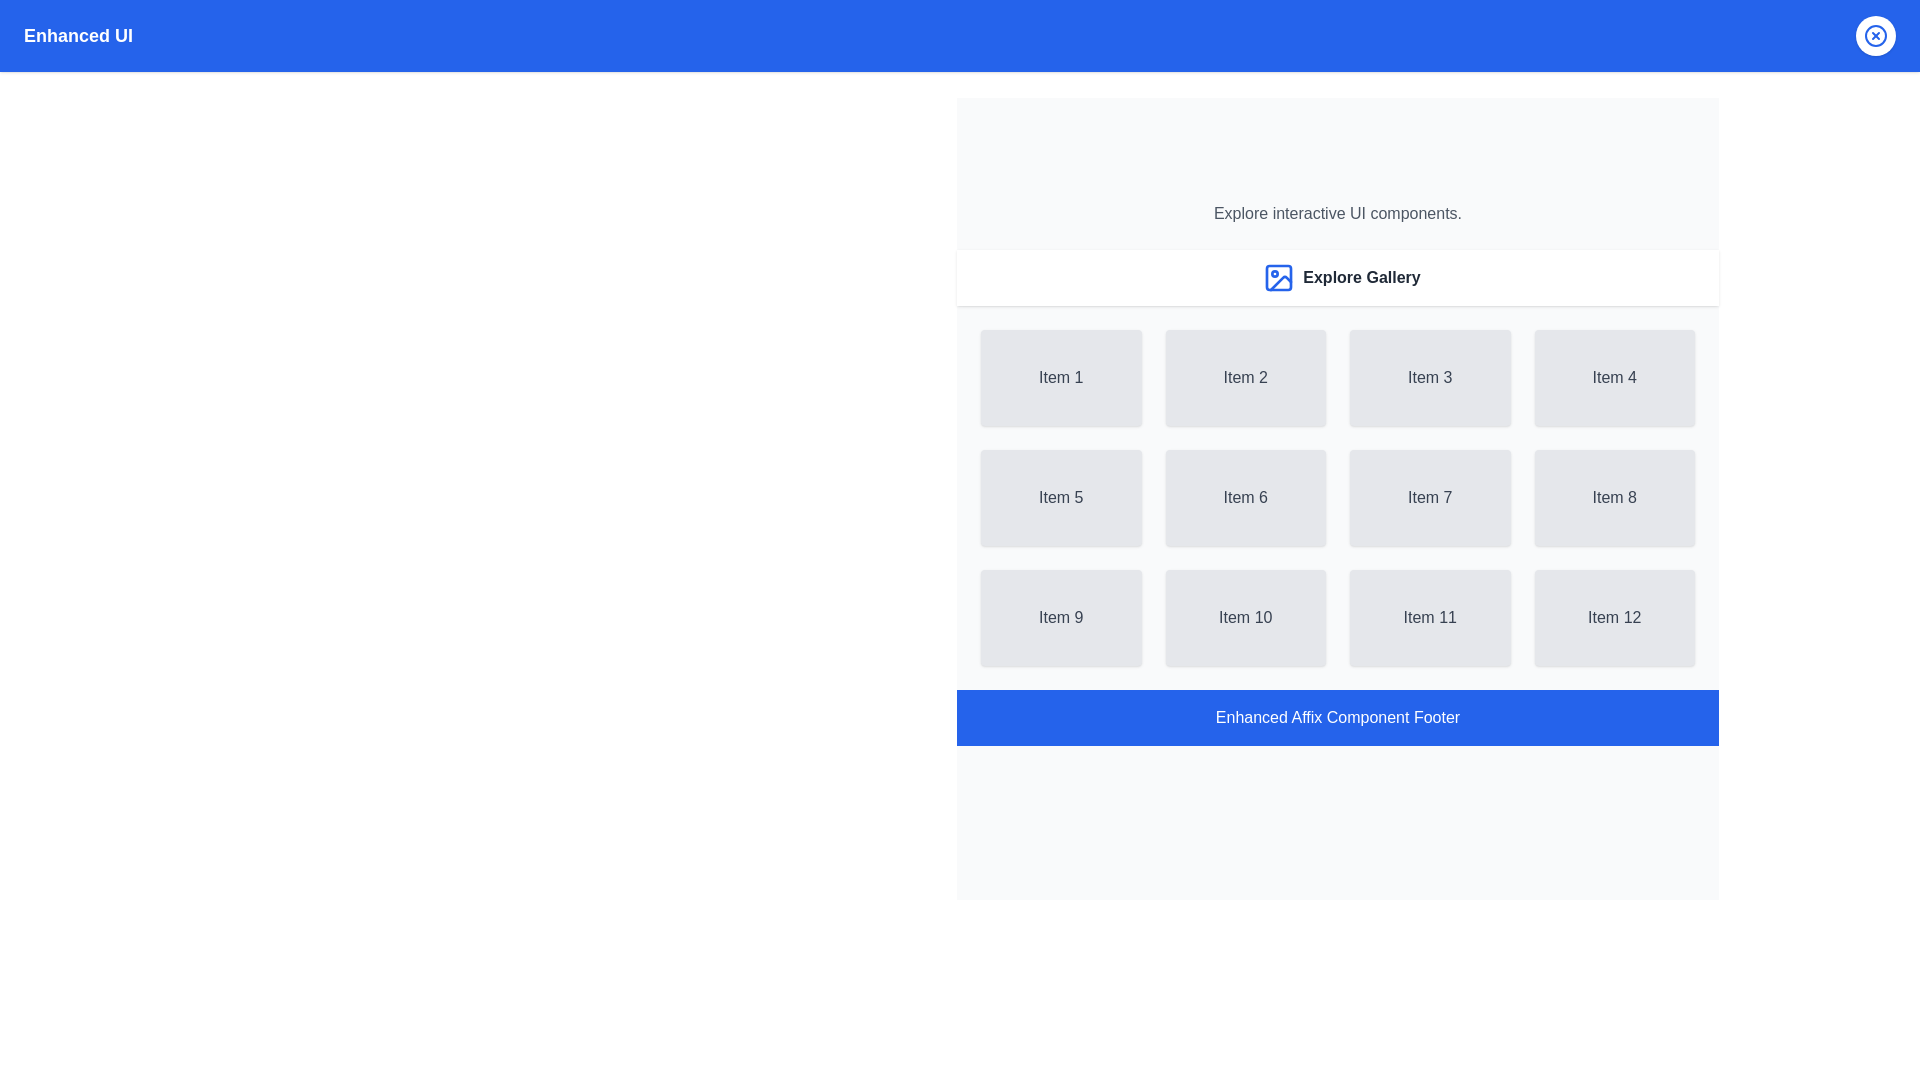 This screenshot has width=1920, height=1080. I want to click on the second card in the grid layout, which is located in the top row and second column, so click(1244, 378).